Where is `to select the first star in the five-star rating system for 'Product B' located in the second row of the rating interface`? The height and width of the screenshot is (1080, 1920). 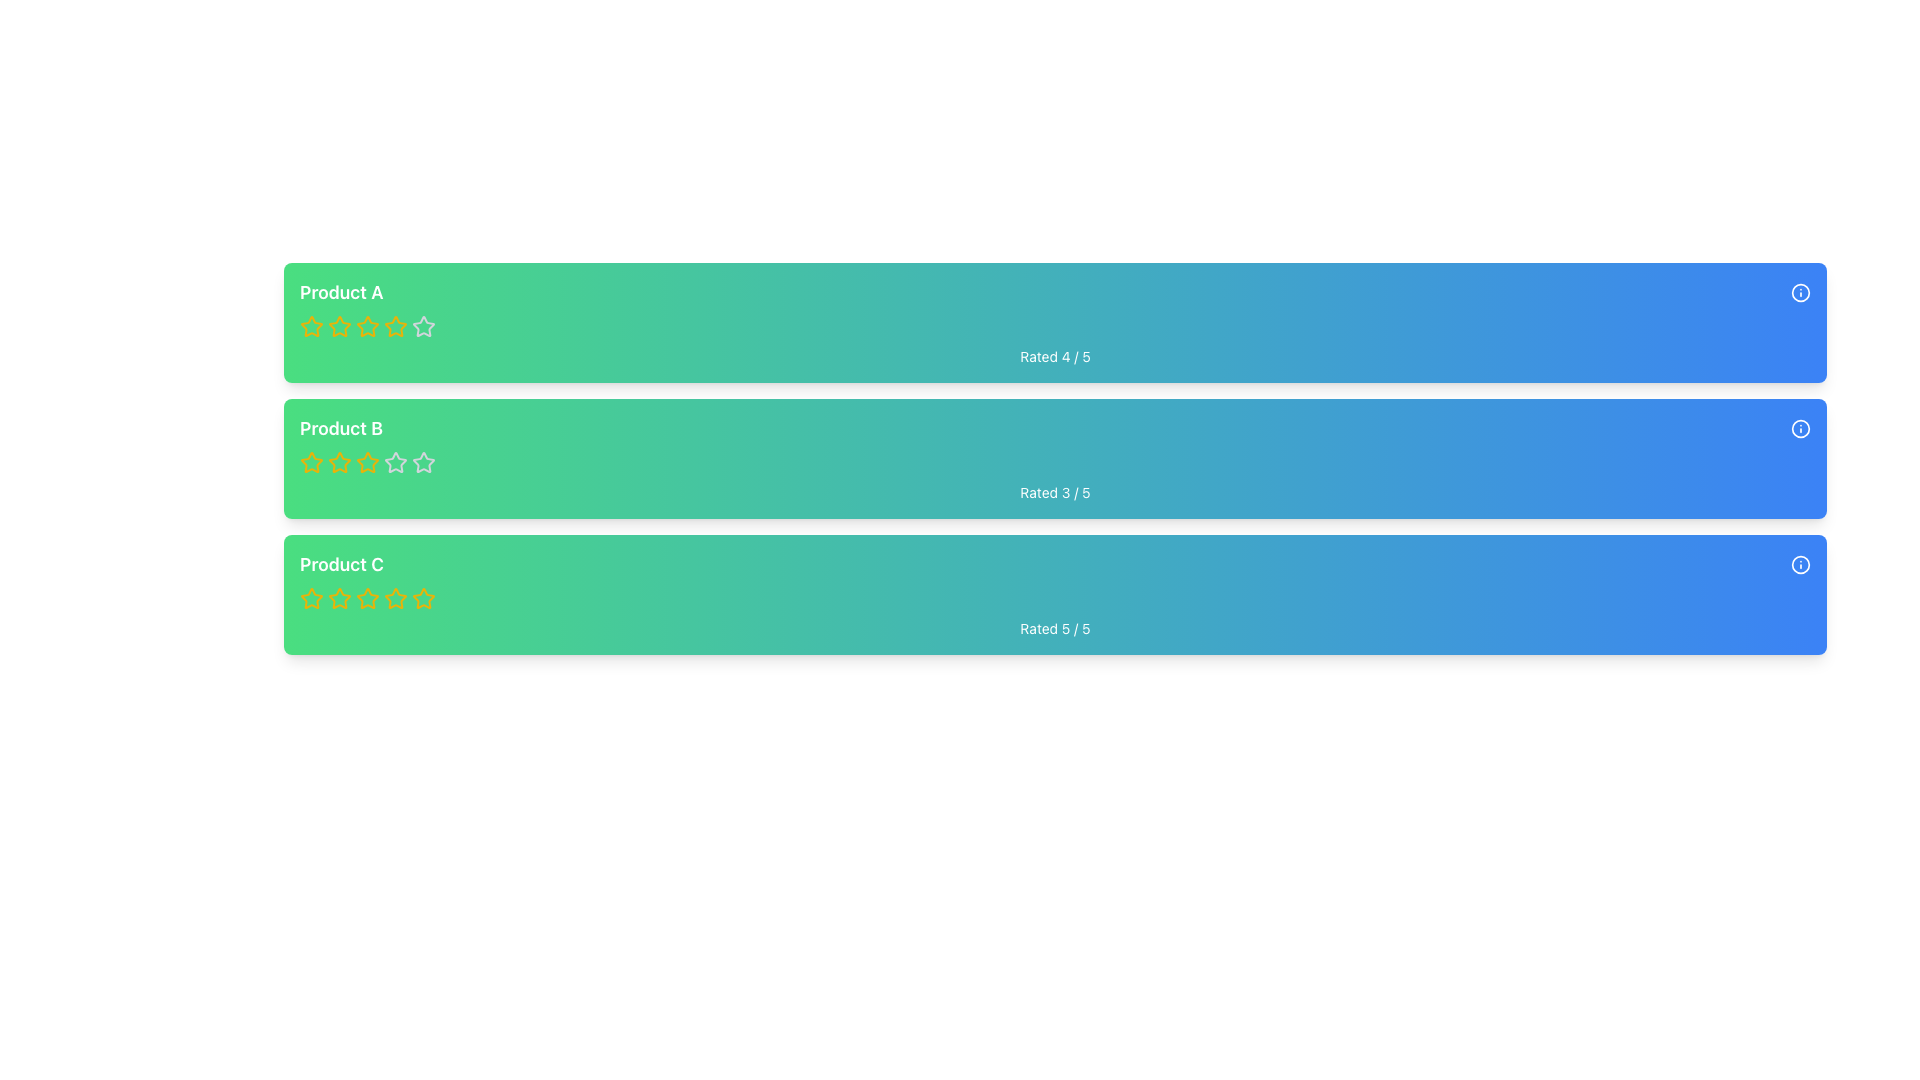
to select the first star in the five-star rating system for 'Product B' located in the second row of the rating interface is located at coordinates (311, 462).